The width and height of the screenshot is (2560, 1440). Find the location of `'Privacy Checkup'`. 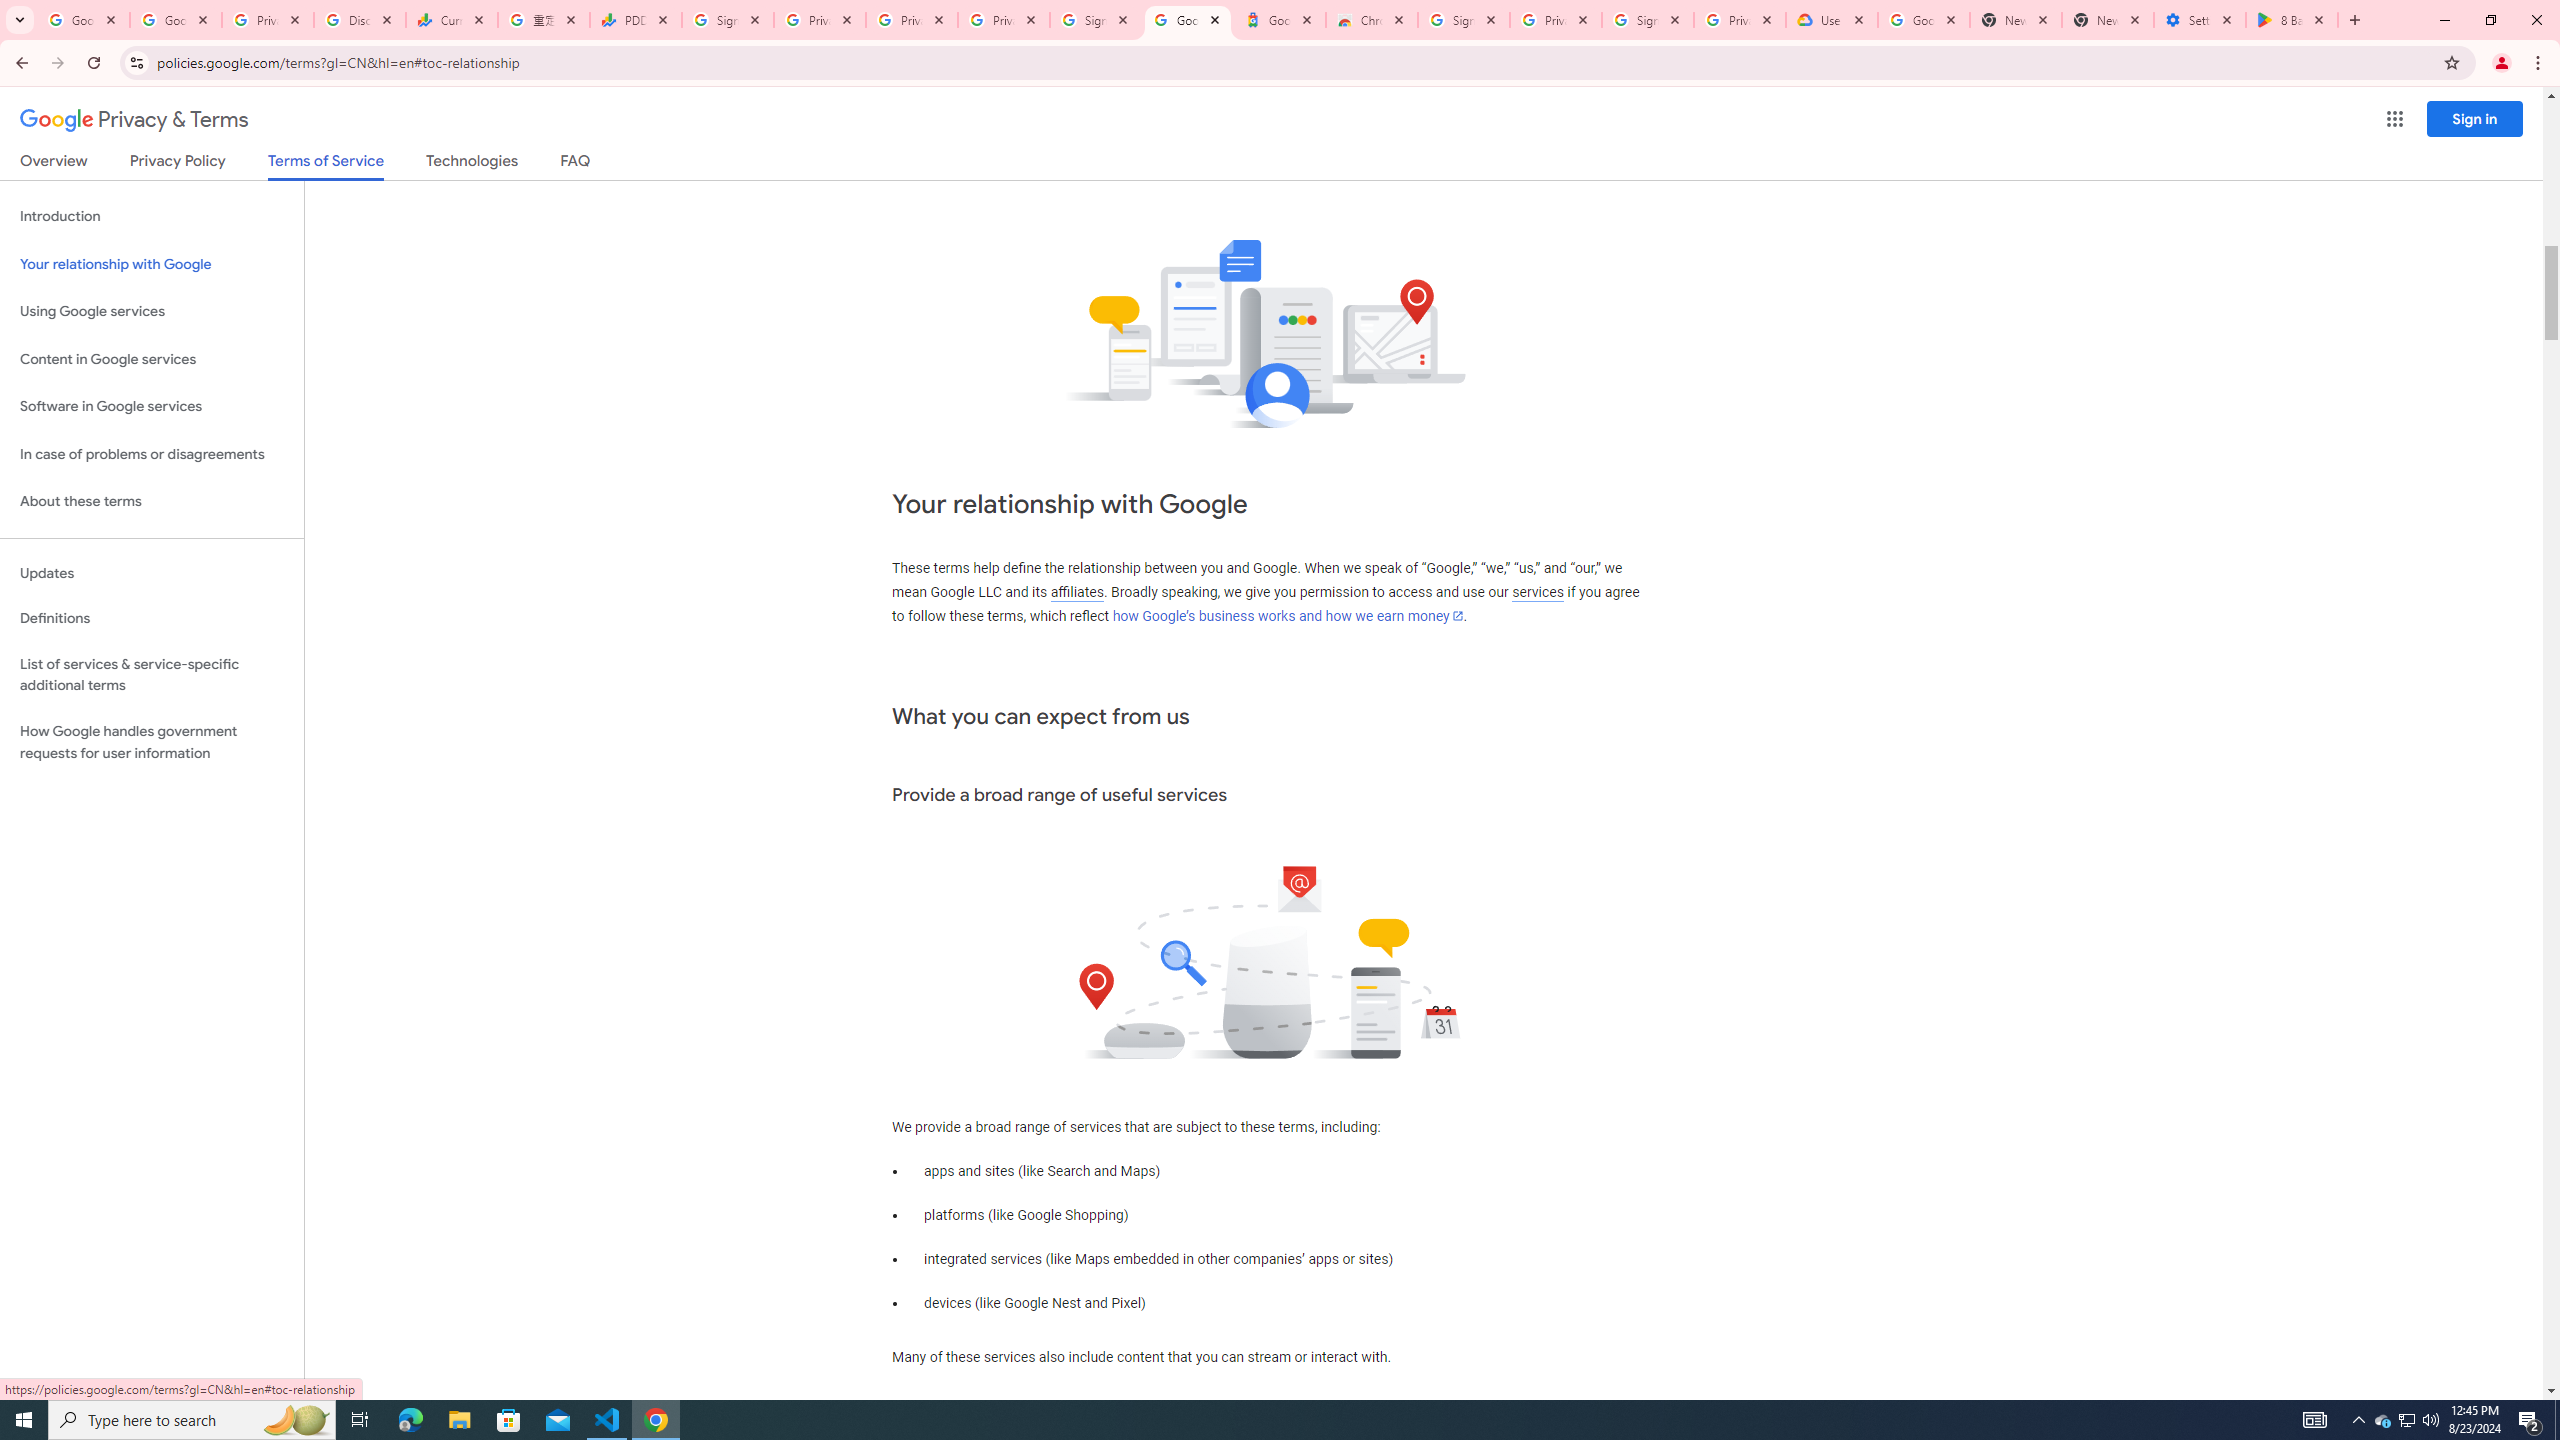

'Privacy Checkup' is located at coordinates (912, 19).